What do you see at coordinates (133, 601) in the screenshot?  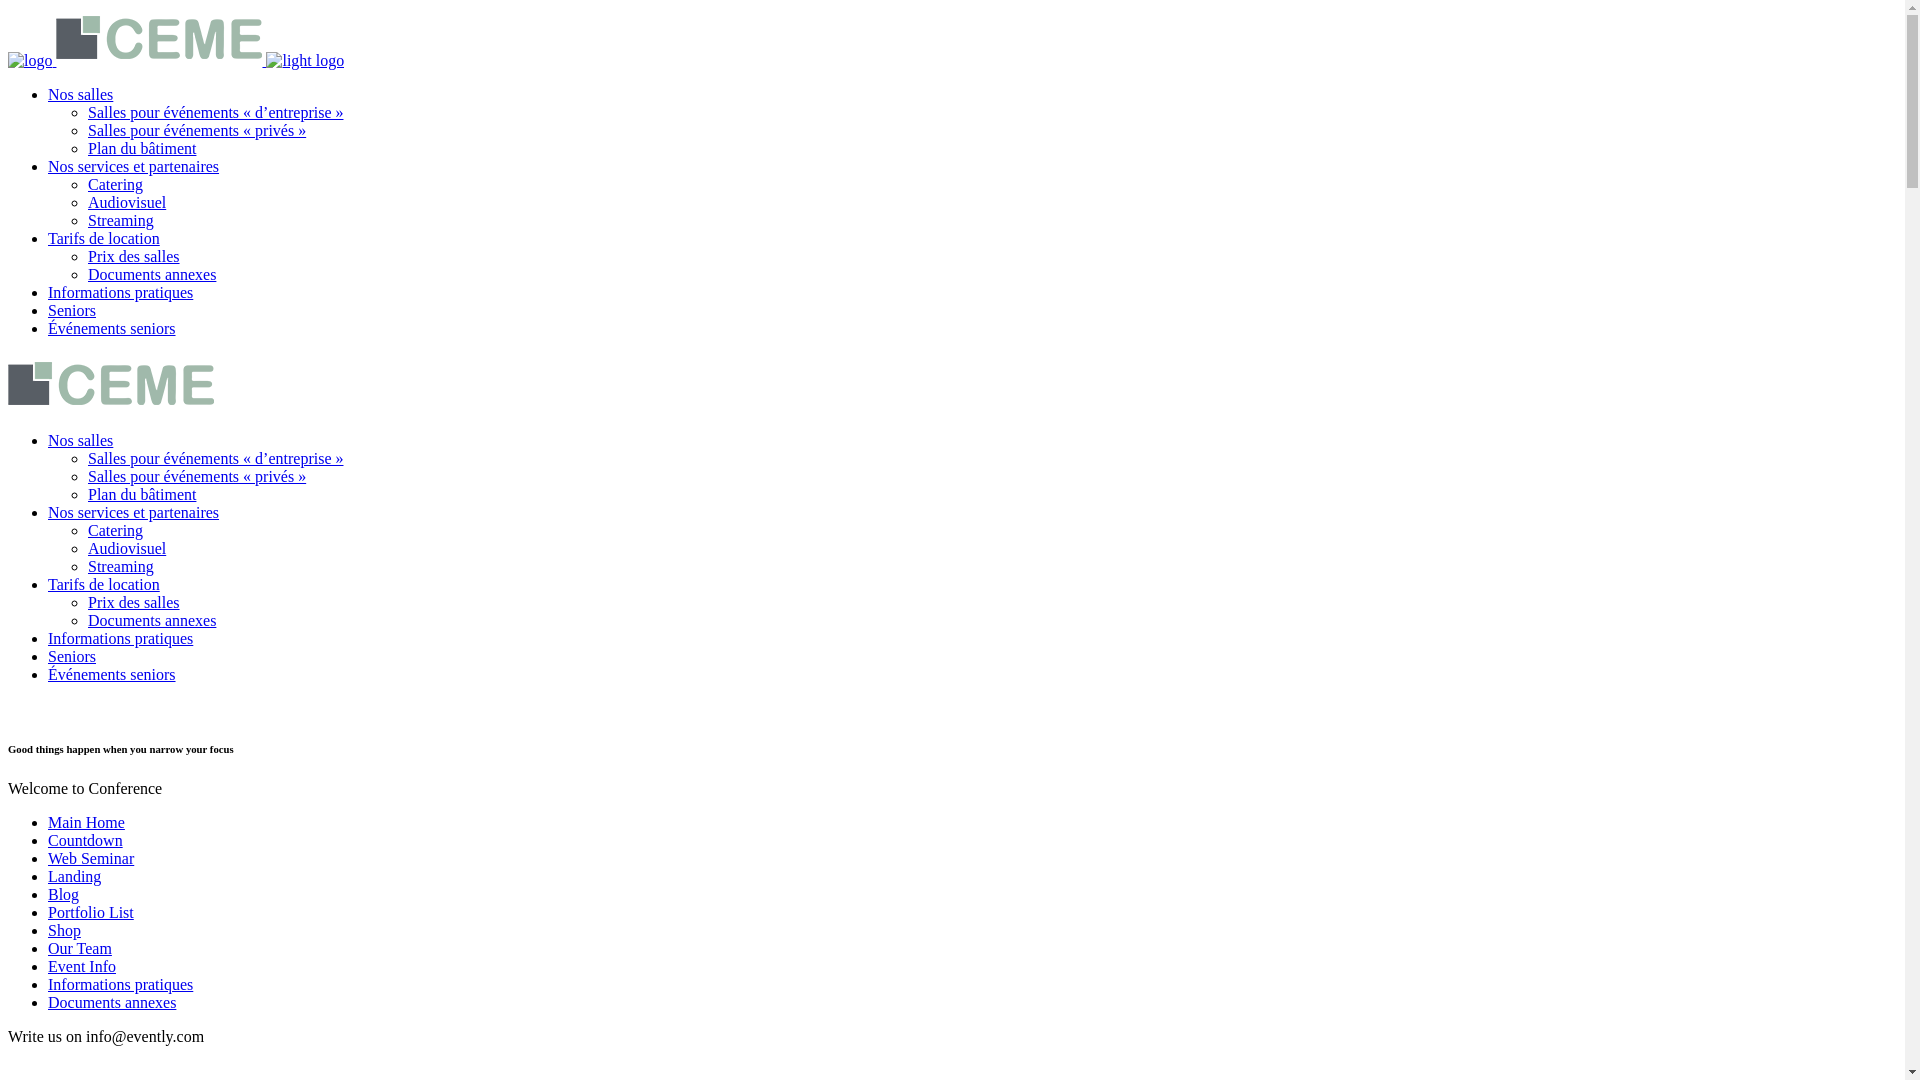 I see `'Prix des salles'` at bounding box center [133, 601].